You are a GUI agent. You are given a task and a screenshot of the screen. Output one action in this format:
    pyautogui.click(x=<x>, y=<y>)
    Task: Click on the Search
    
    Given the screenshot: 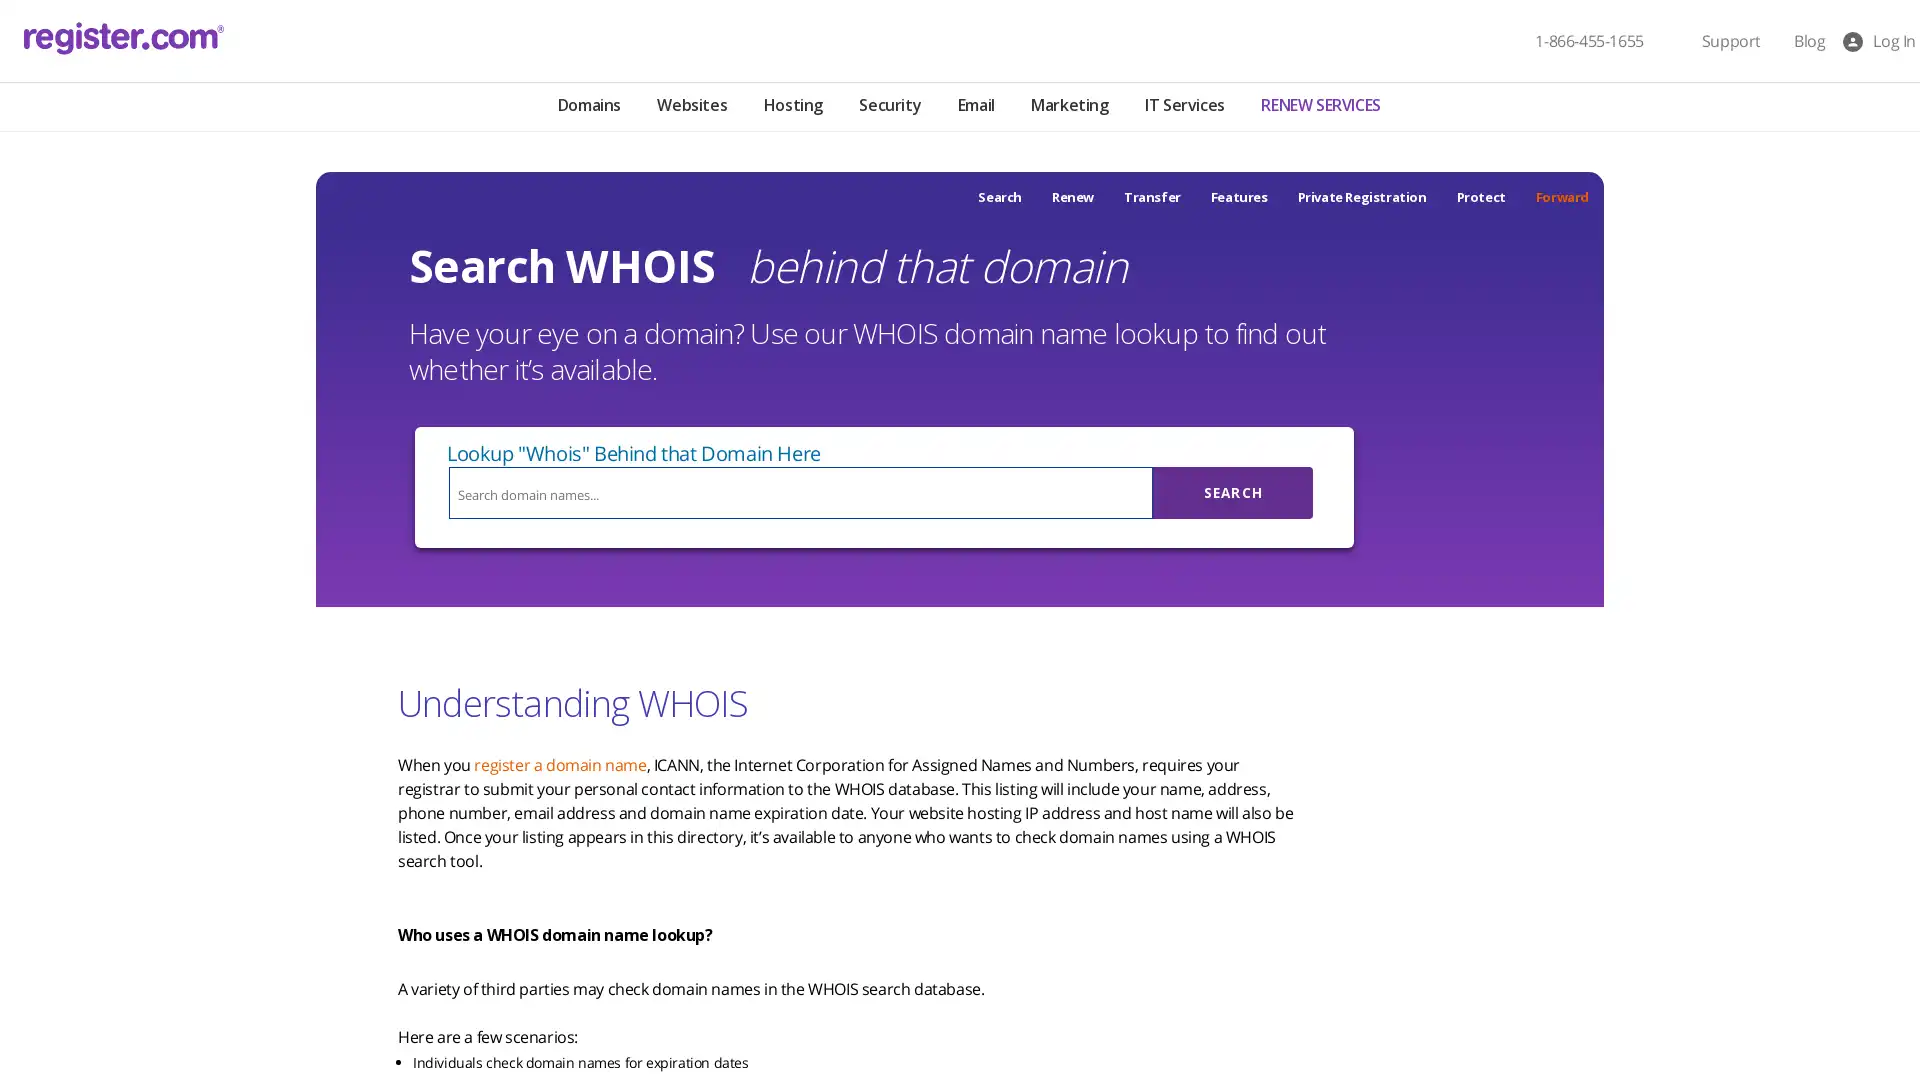 What is the action you would take?
    pyautogui.click(x=1232, y=493)
    